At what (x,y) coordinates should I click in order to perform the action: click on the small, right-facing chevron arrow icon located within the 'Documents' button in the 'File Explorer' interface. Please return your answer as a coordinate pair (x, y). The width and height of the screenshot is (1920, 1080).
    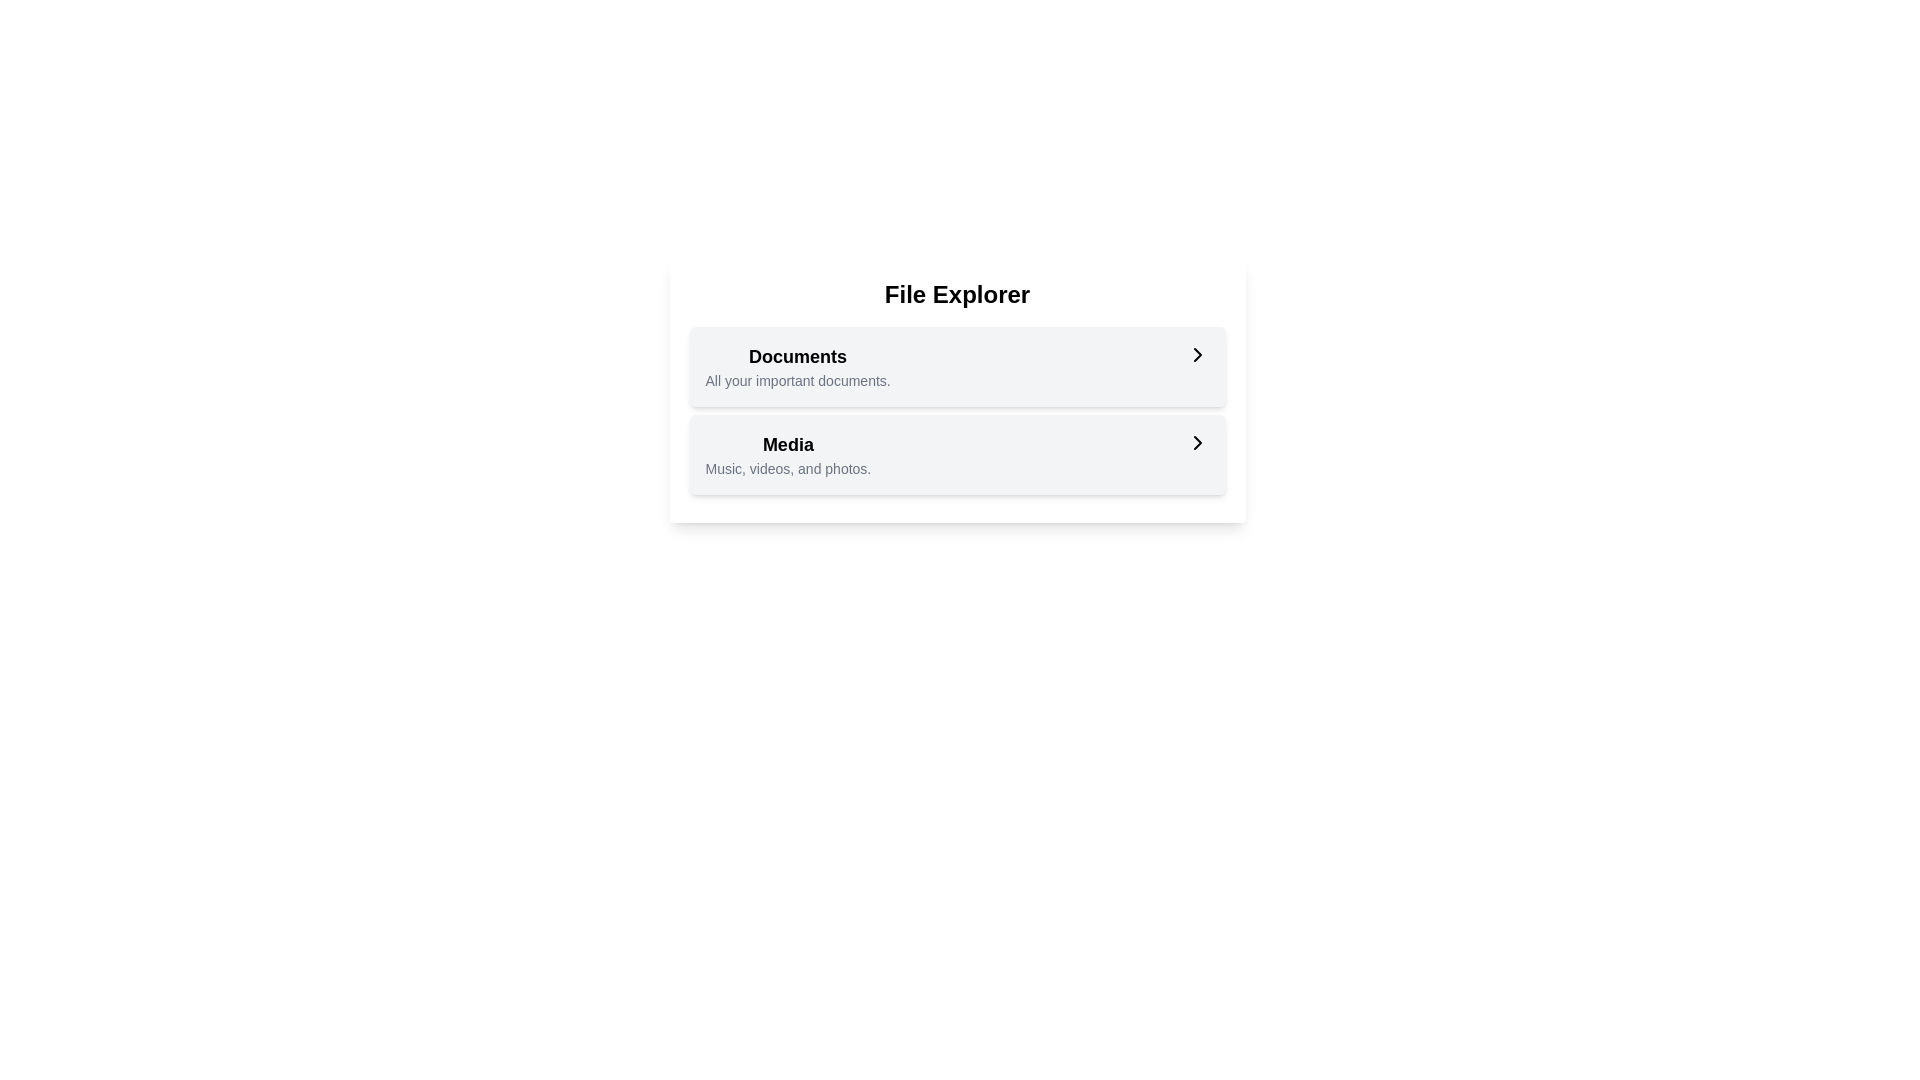
    Looking at the image, I should click on (1197, 353).